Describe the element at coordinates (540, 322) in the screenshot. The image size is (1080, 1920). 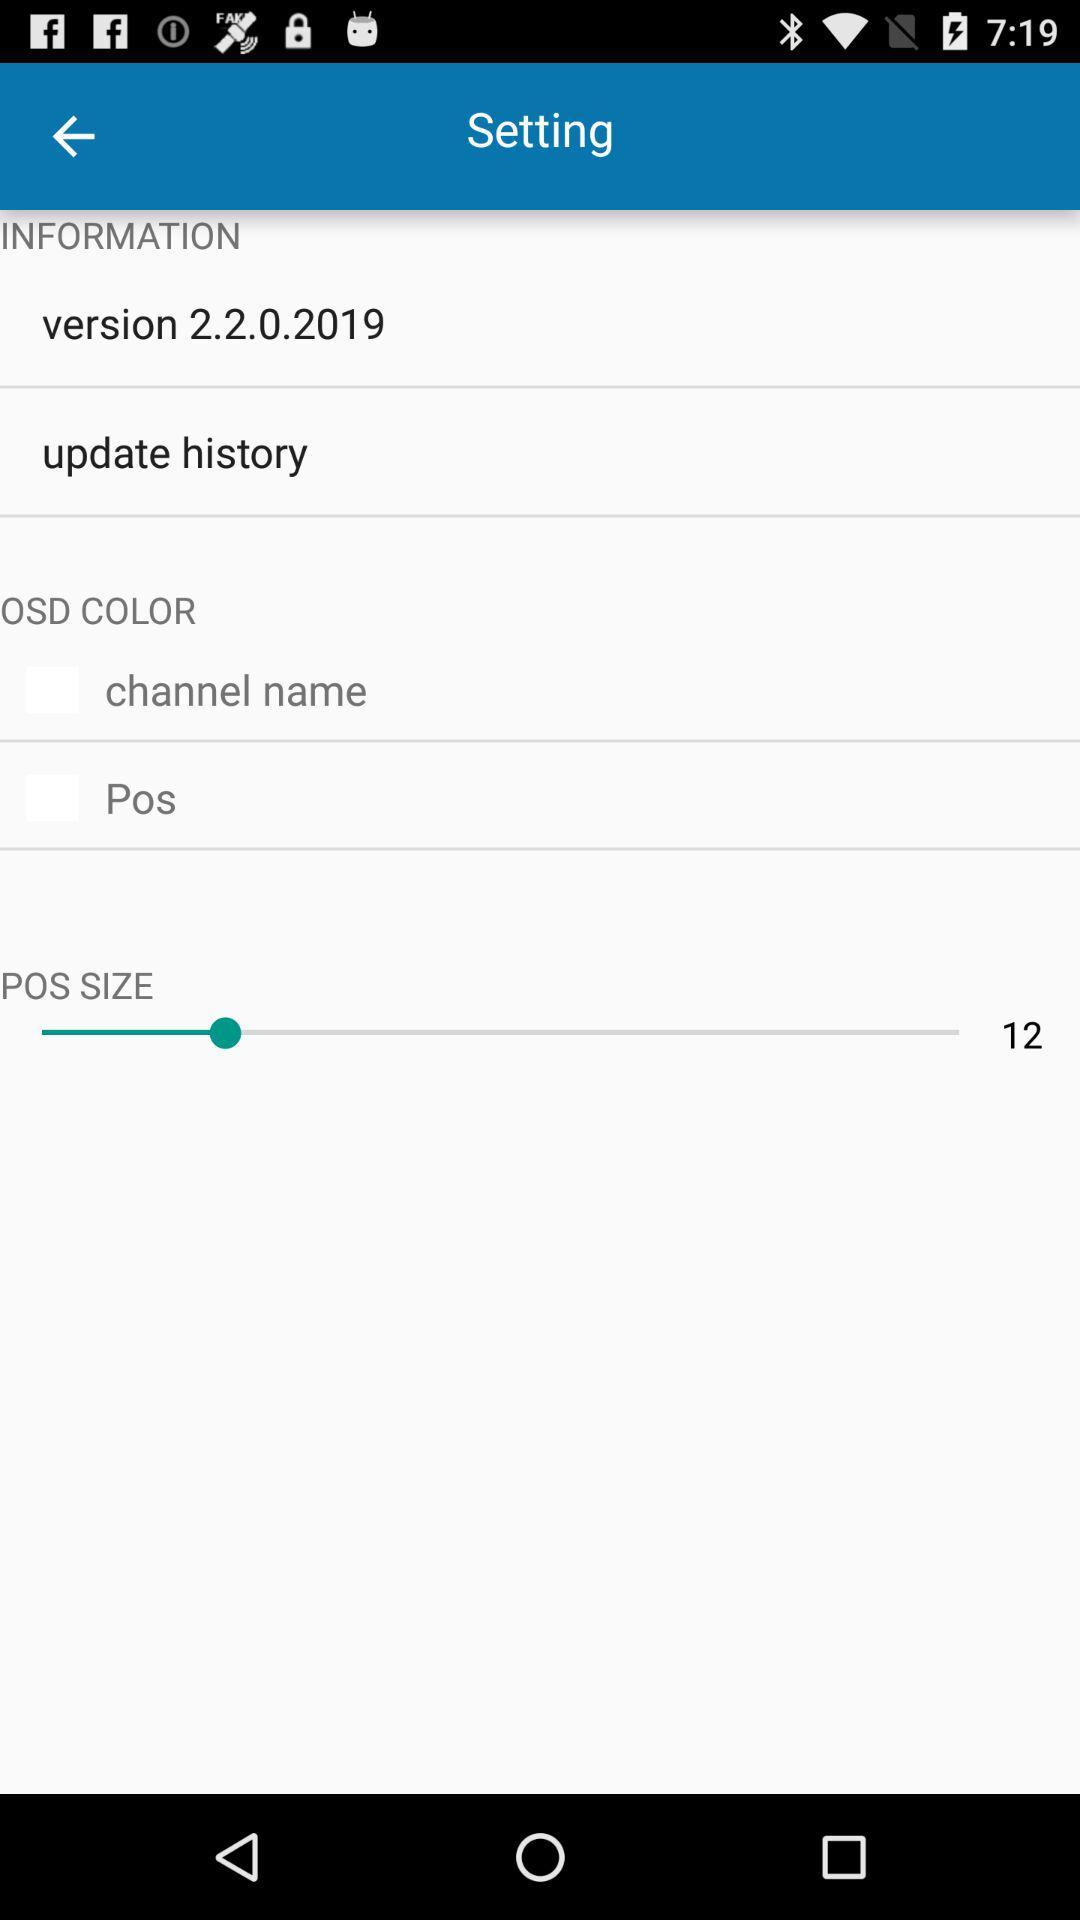
I see `item above update history item` at that location.